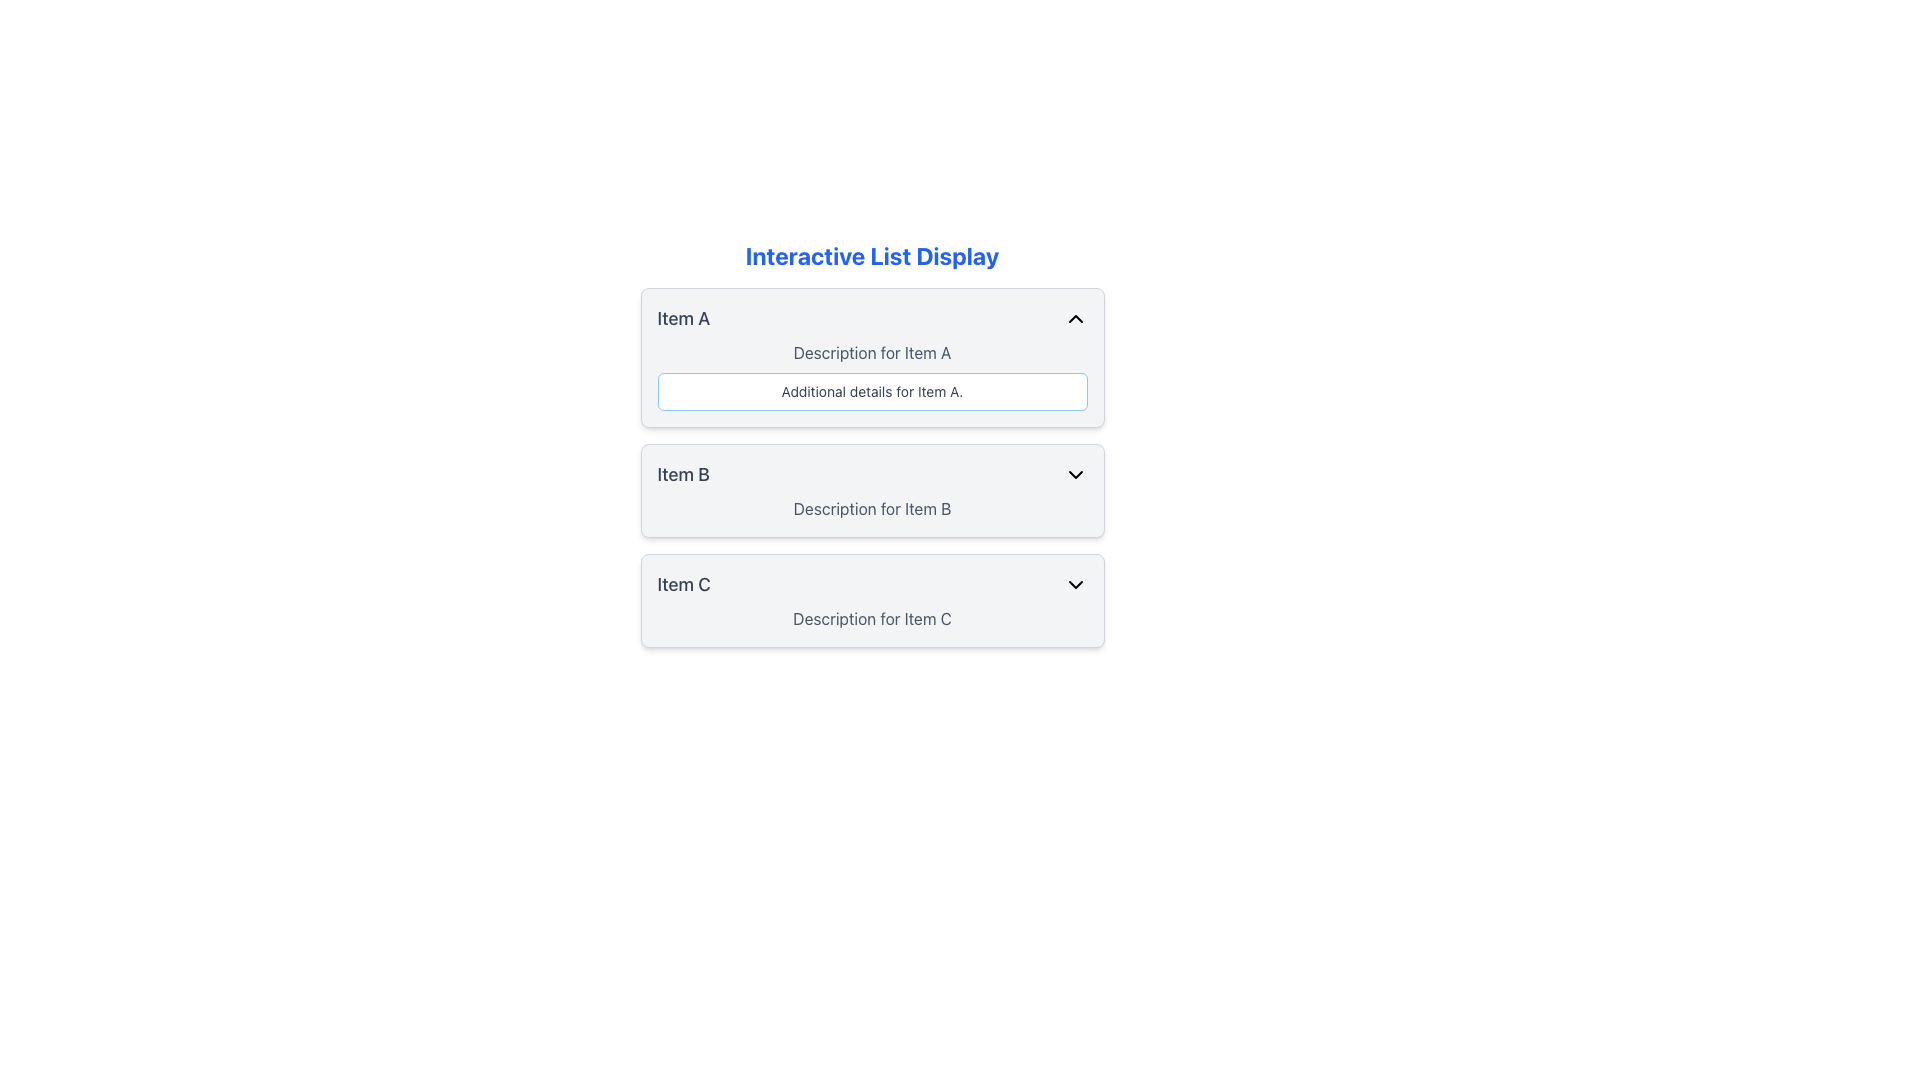 The image size is (1920, 1080). What do you see at coordinates (872, 318) in the screenshot?
I see `the Collapsible Section Header titled 'Item A'` at bounding box center [872, 318].